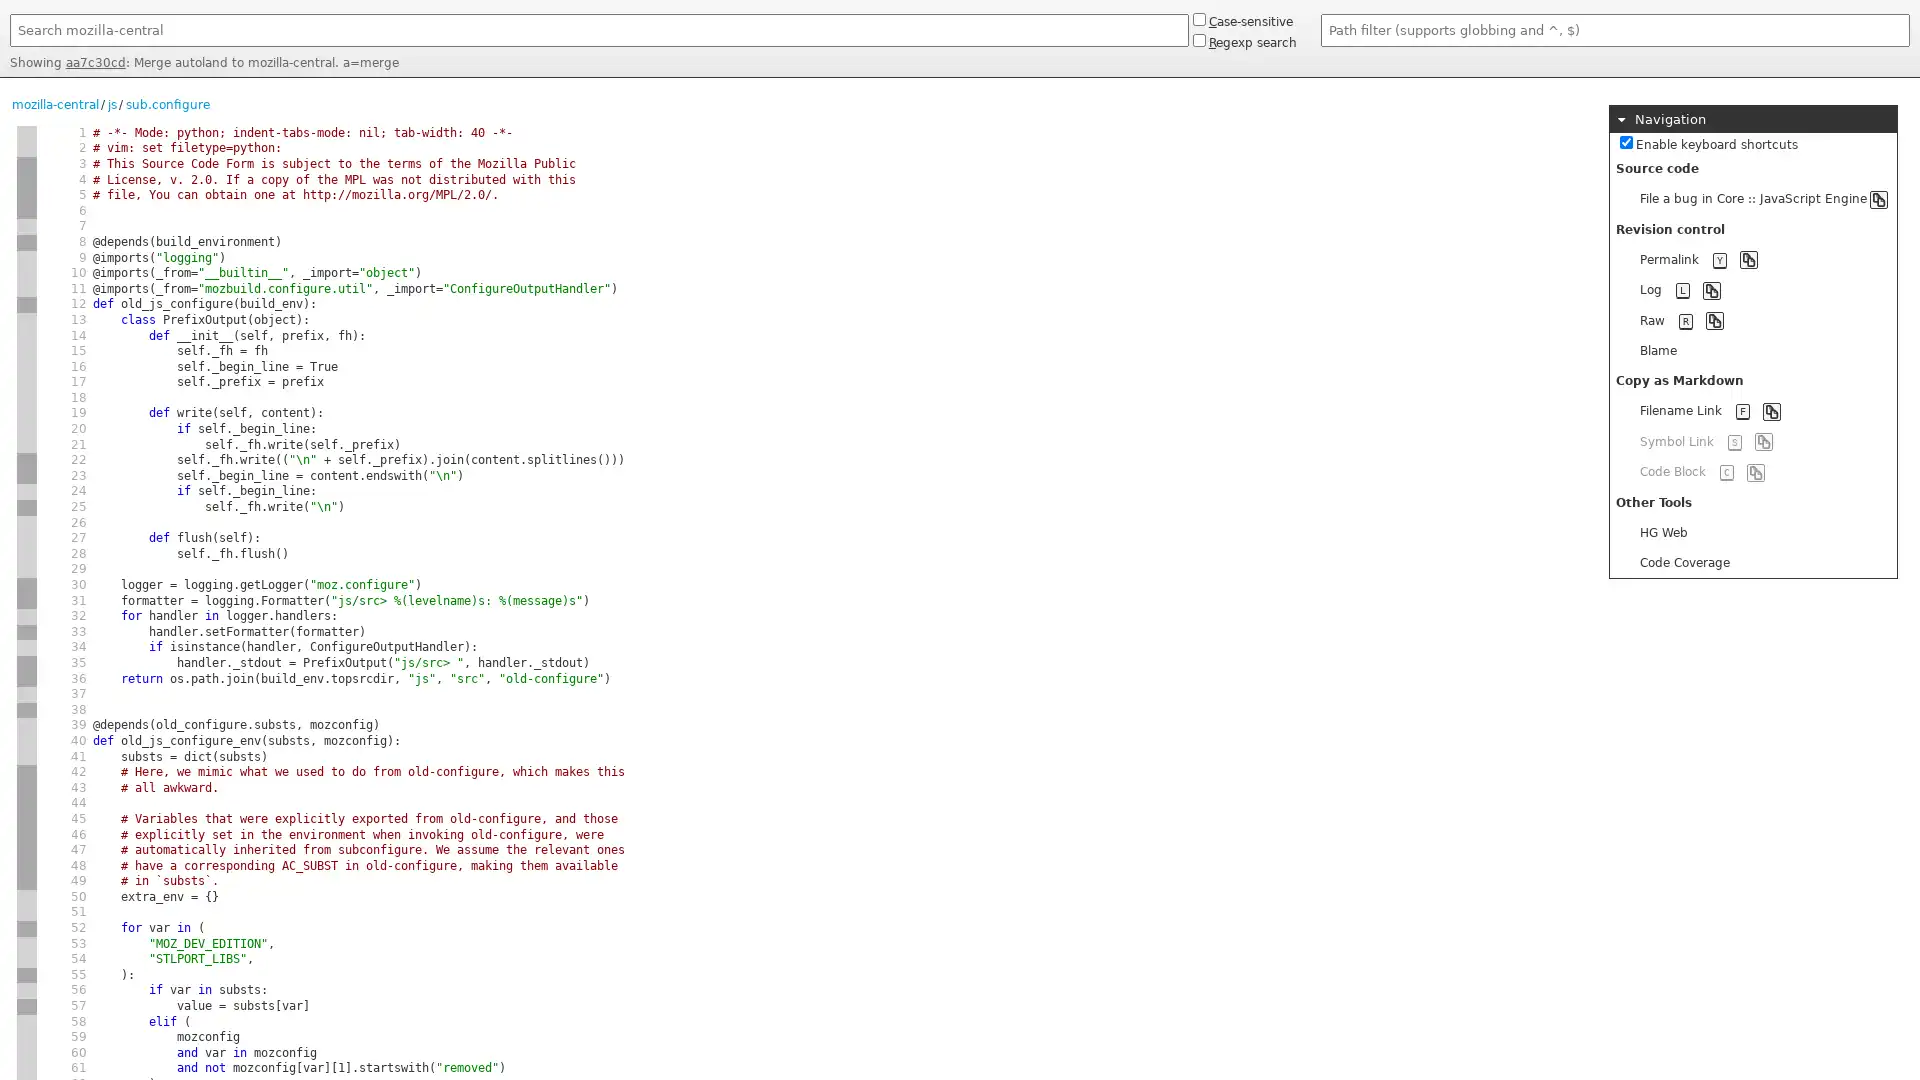 Image resolution: width=1920 pixels, height=1080 pixels. I want to click on new hash 6, so click(27, 492).